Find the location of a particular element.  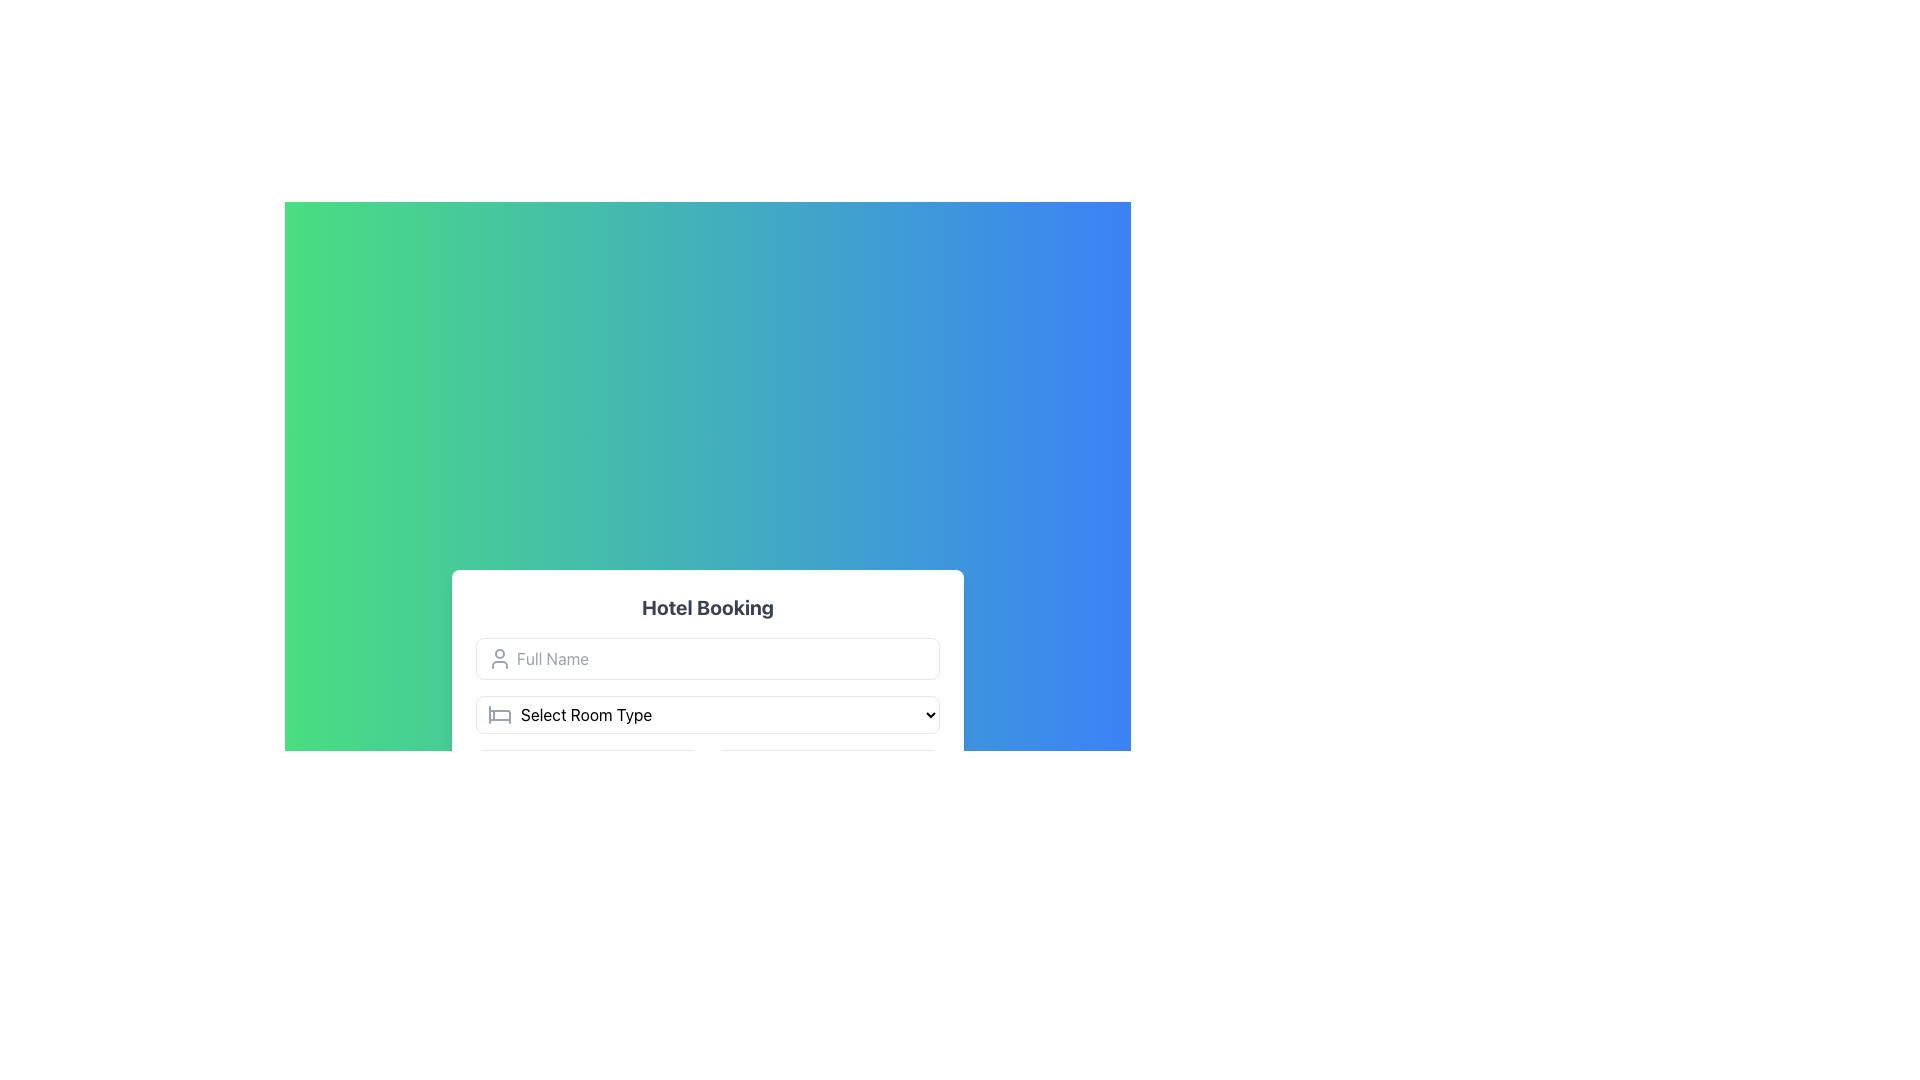

the Dropdown menu that allows users is located at coordinates (708, 741).